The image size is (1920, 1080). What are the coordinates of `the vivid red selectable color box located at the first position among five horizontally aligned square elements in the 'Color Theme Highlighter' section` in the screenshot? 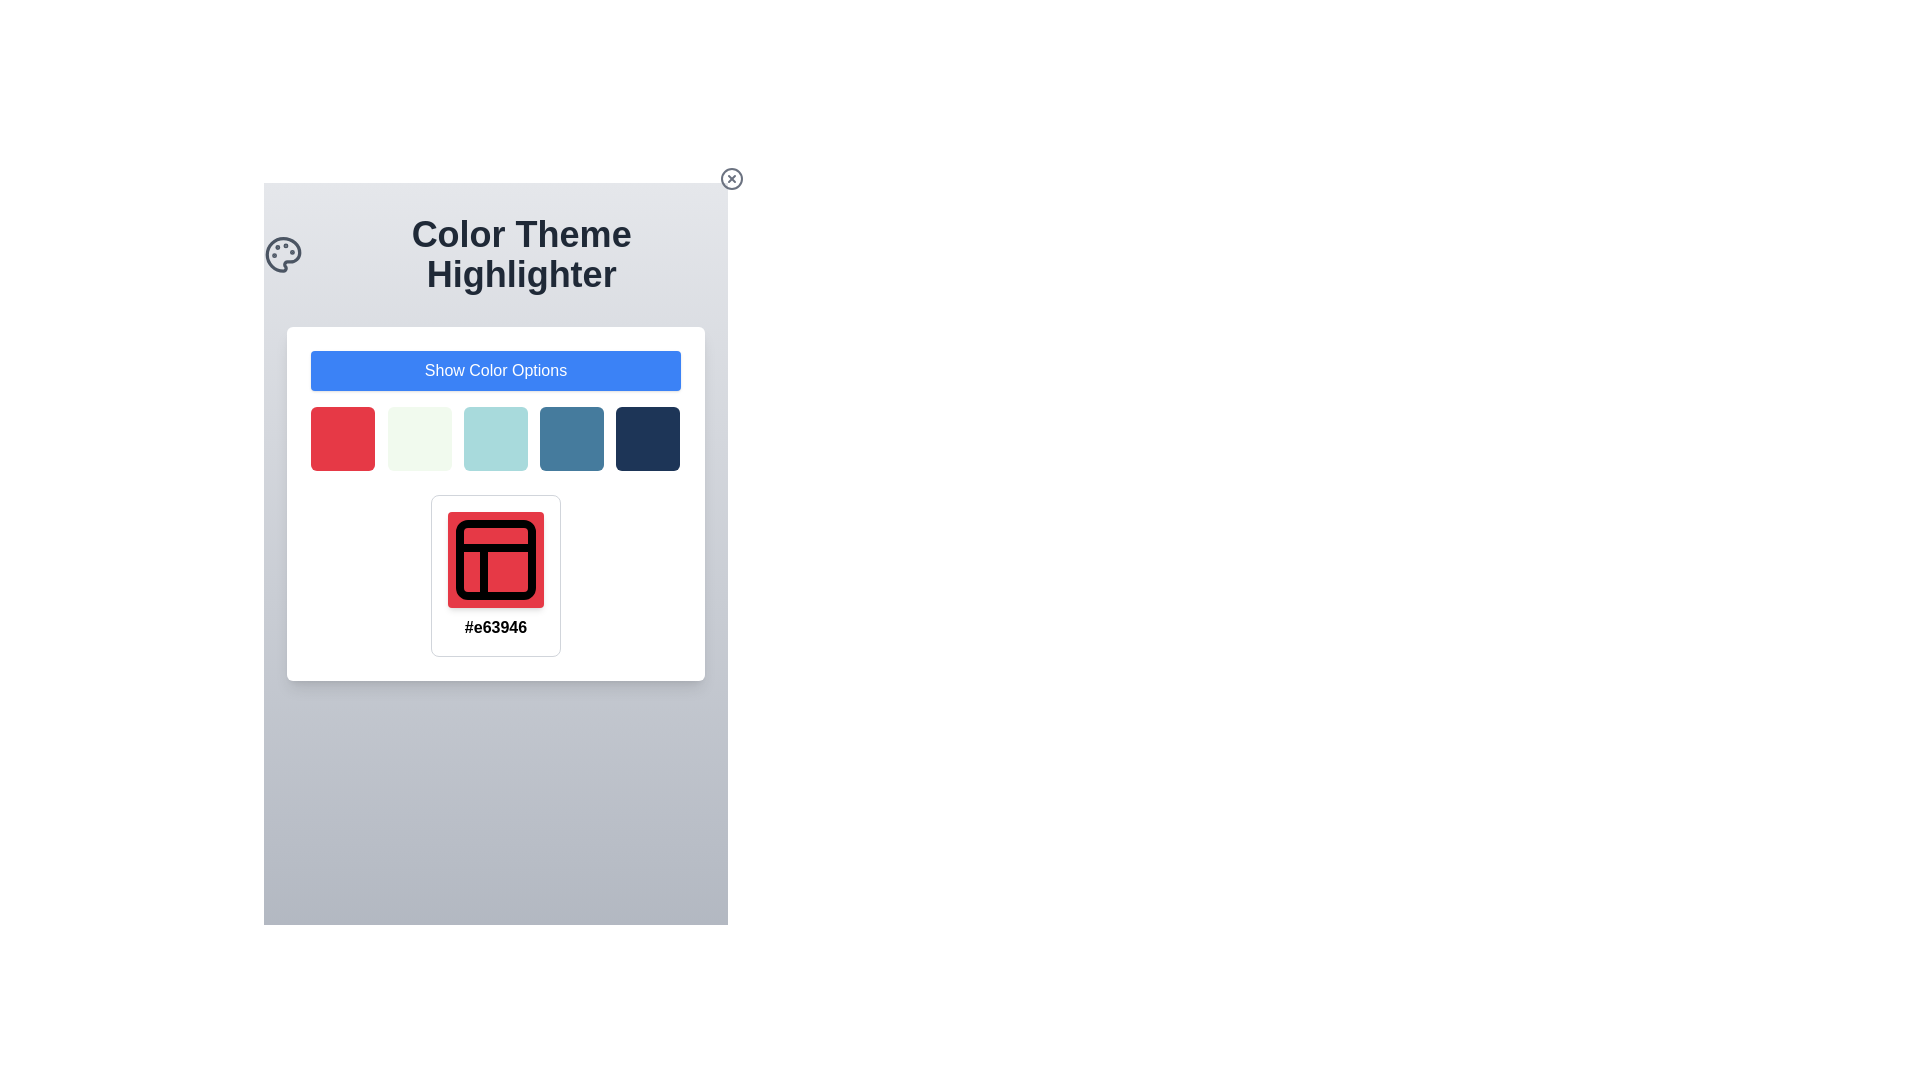 It's located at (343, 438).